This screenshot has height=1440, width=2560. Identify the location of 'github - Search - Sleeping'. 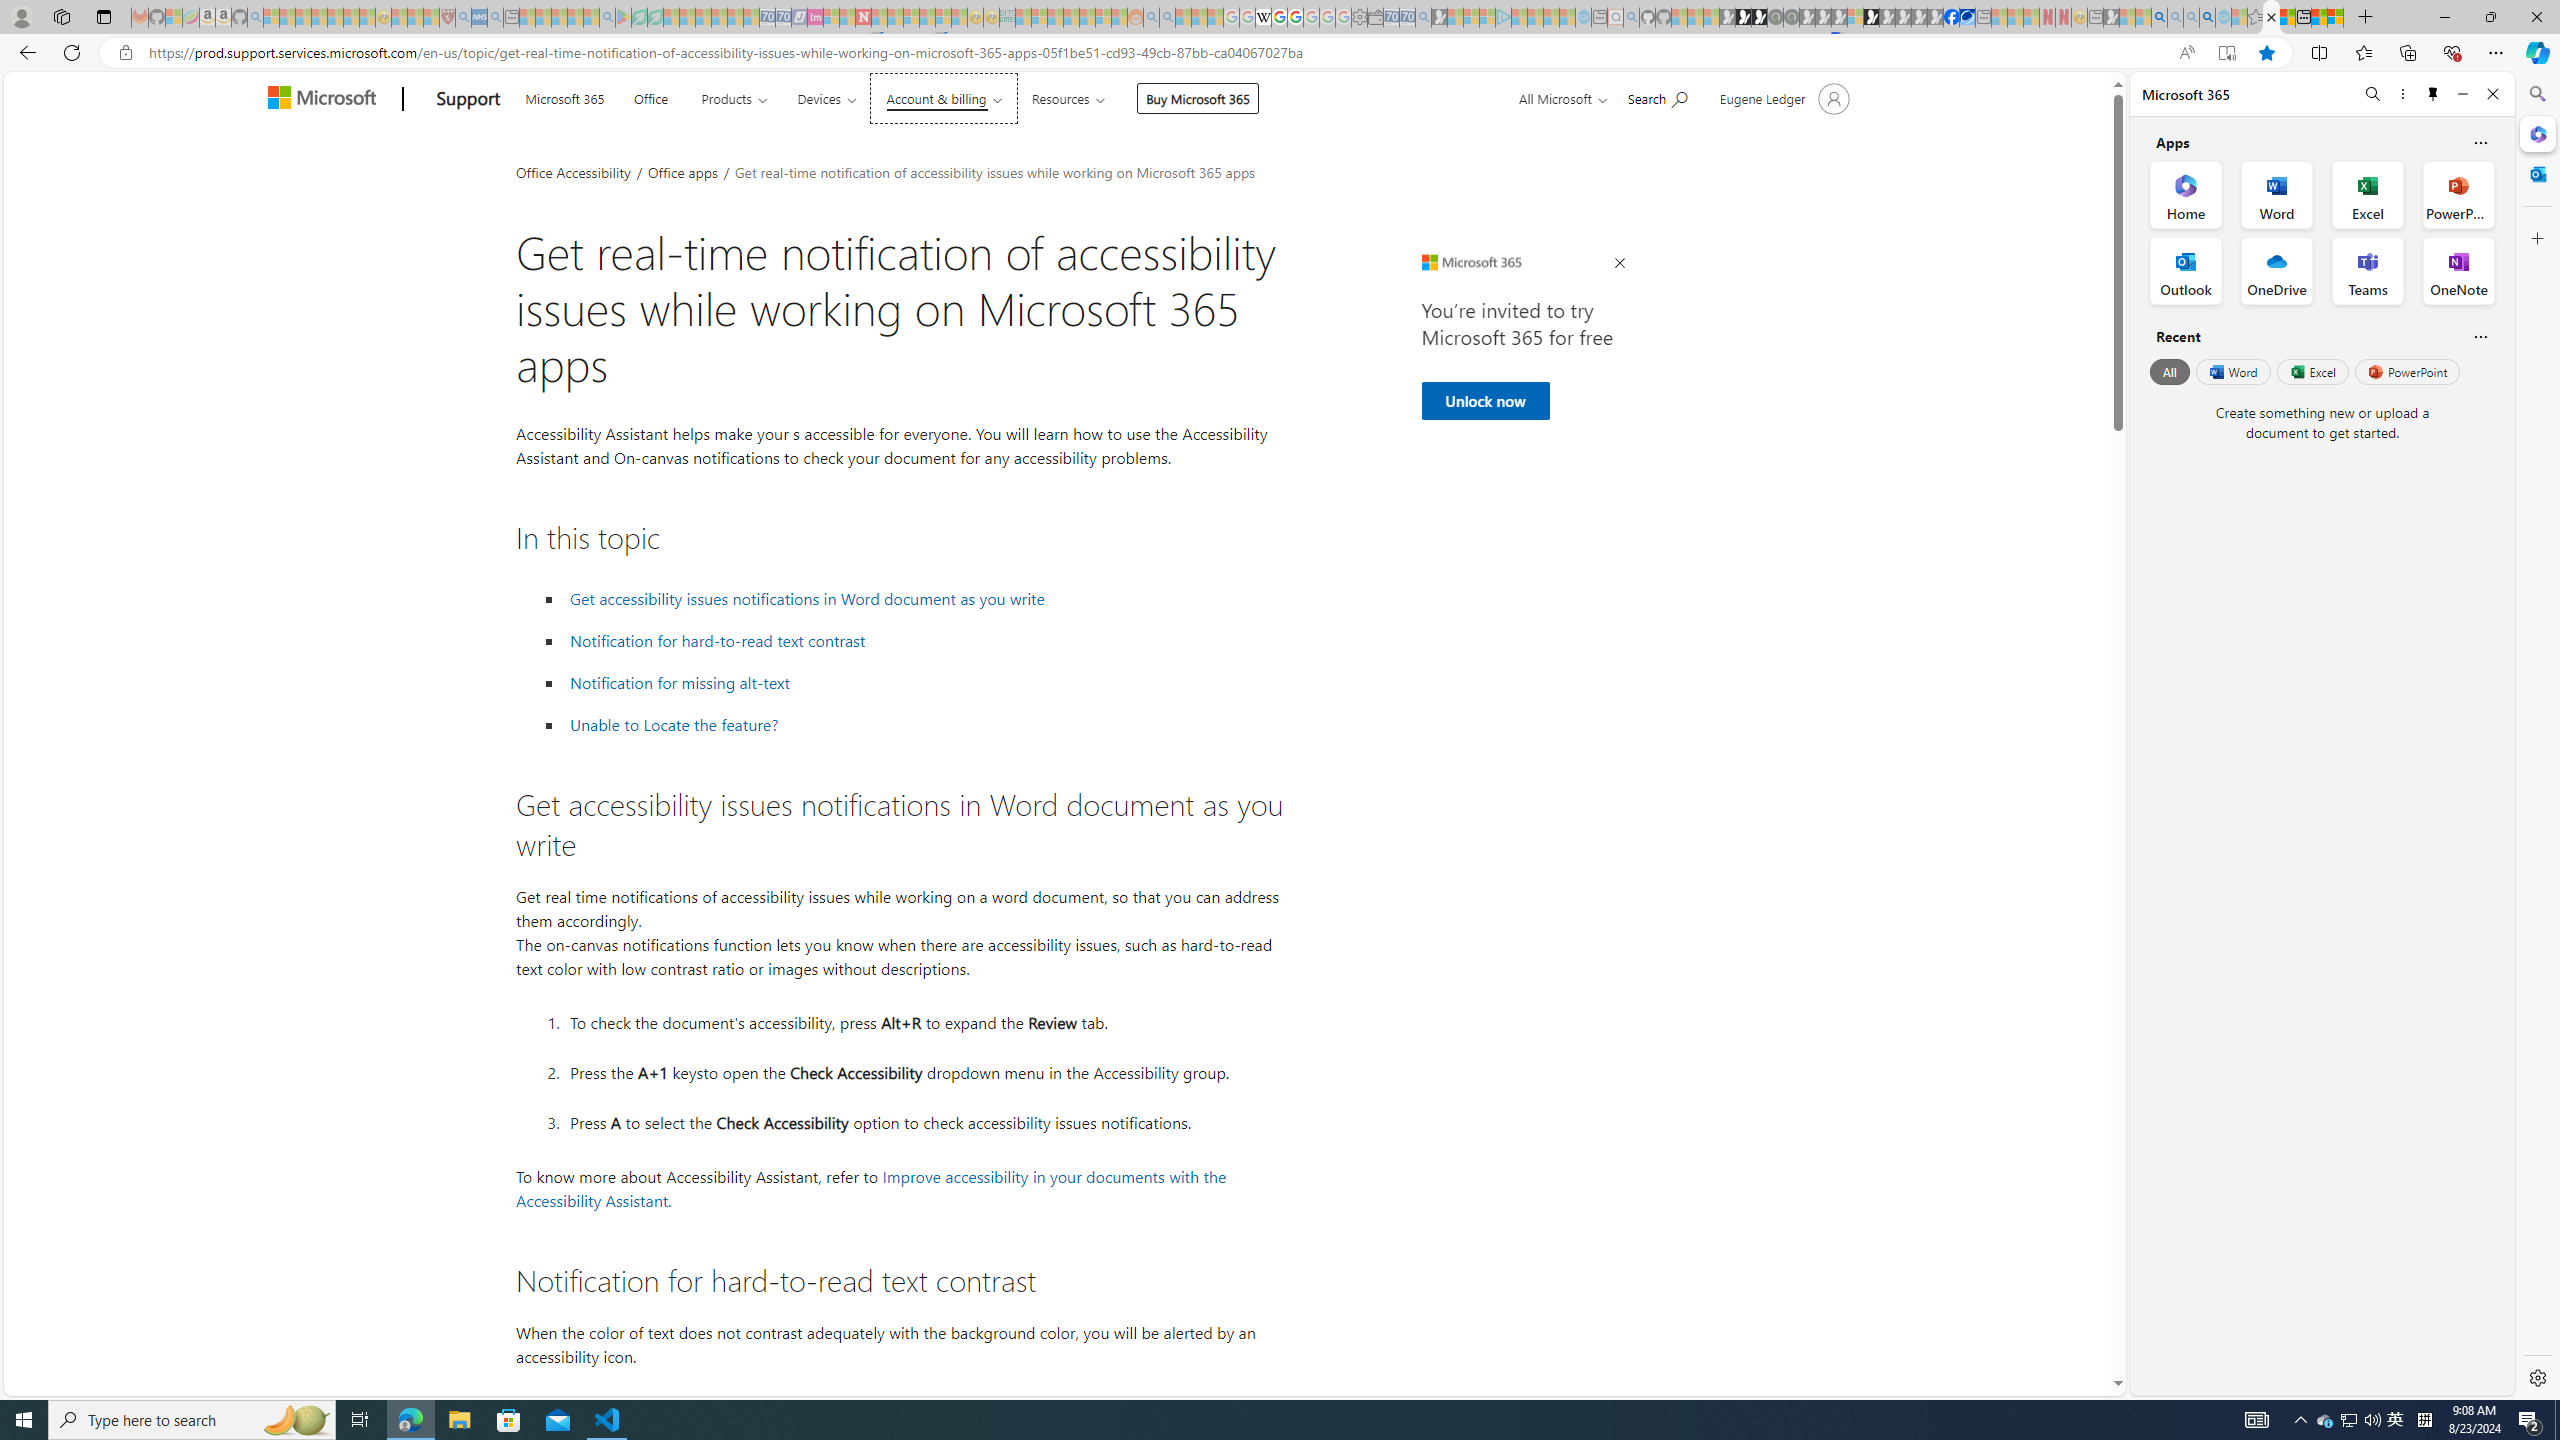
(1631, 16).